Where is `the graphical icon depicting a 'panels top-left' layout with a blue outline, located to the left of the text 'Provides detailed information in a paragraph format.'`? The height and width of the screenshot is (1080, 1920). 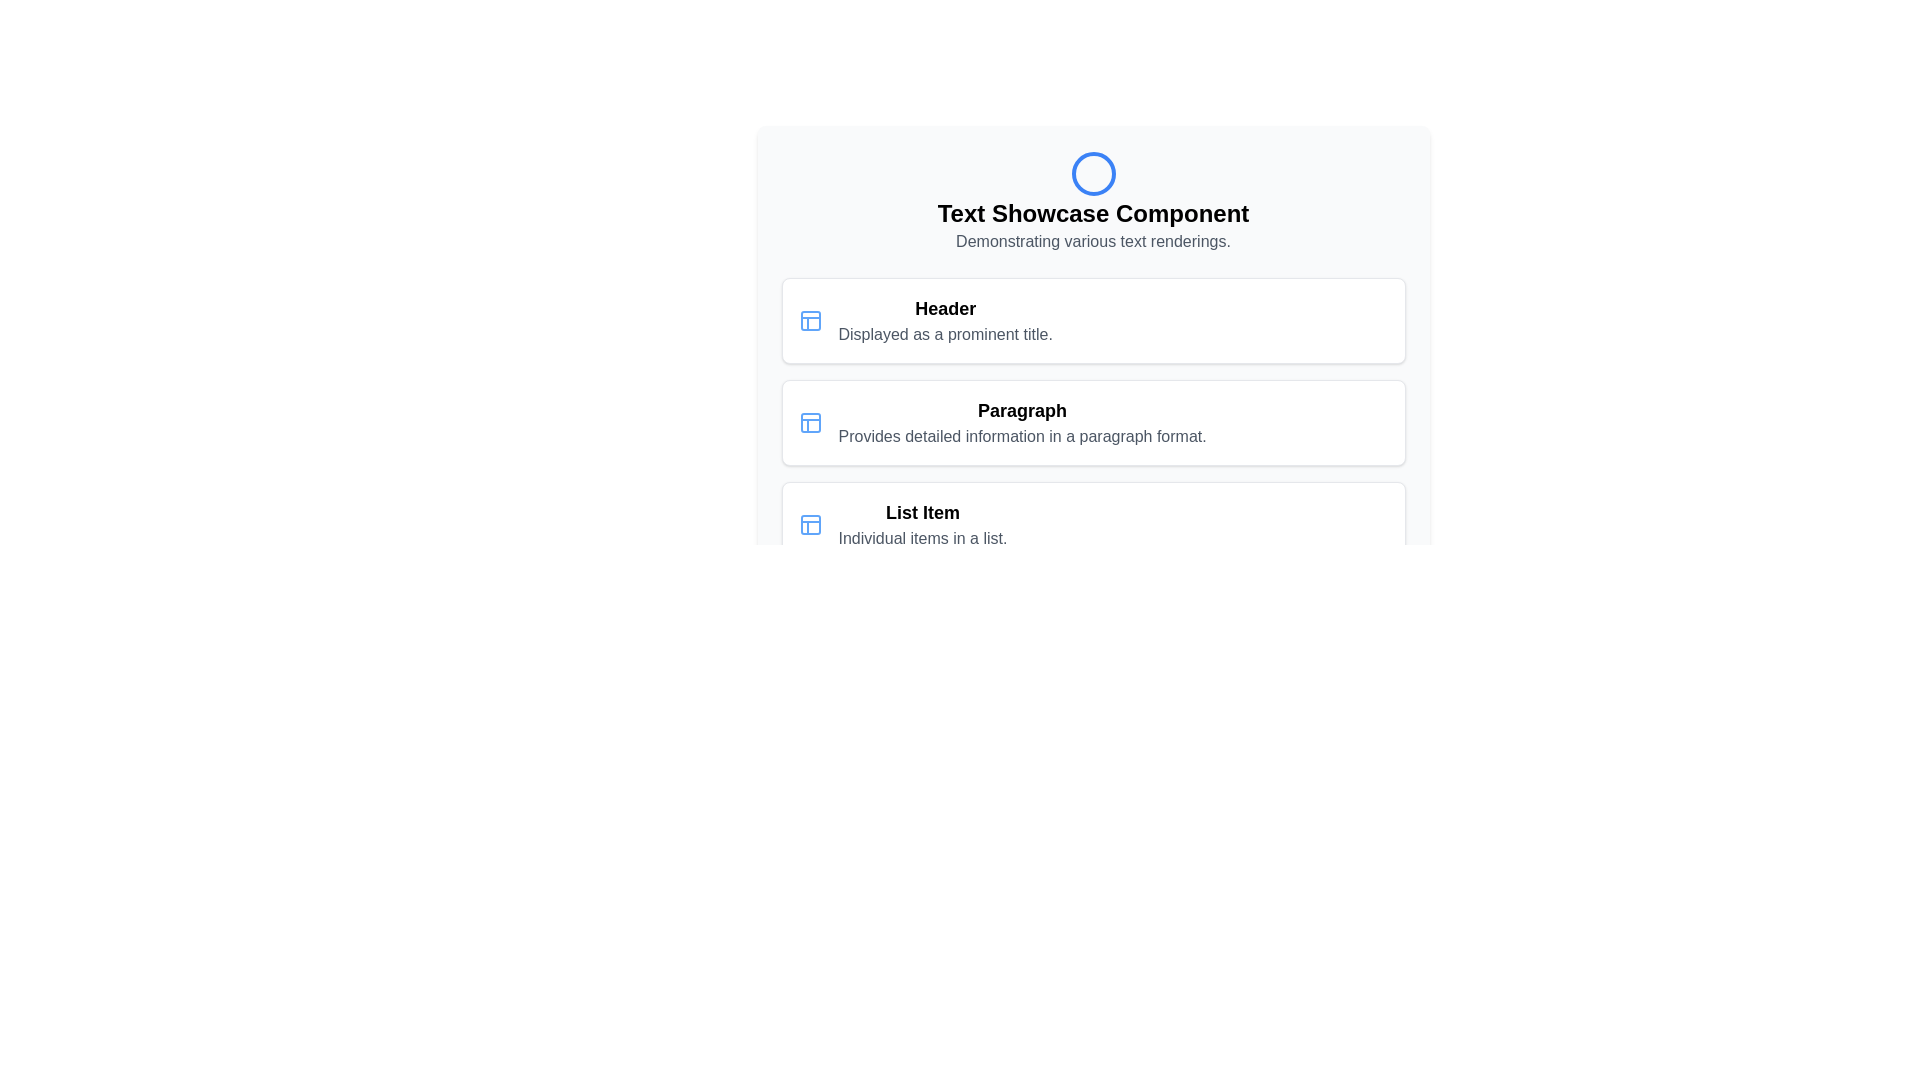 the graphical icon depicting a 'panels top-left' layout with a blue outline, located to the left of the text 'Provides detailed information in a paragraph format.' is located at coordinates (810, 422).